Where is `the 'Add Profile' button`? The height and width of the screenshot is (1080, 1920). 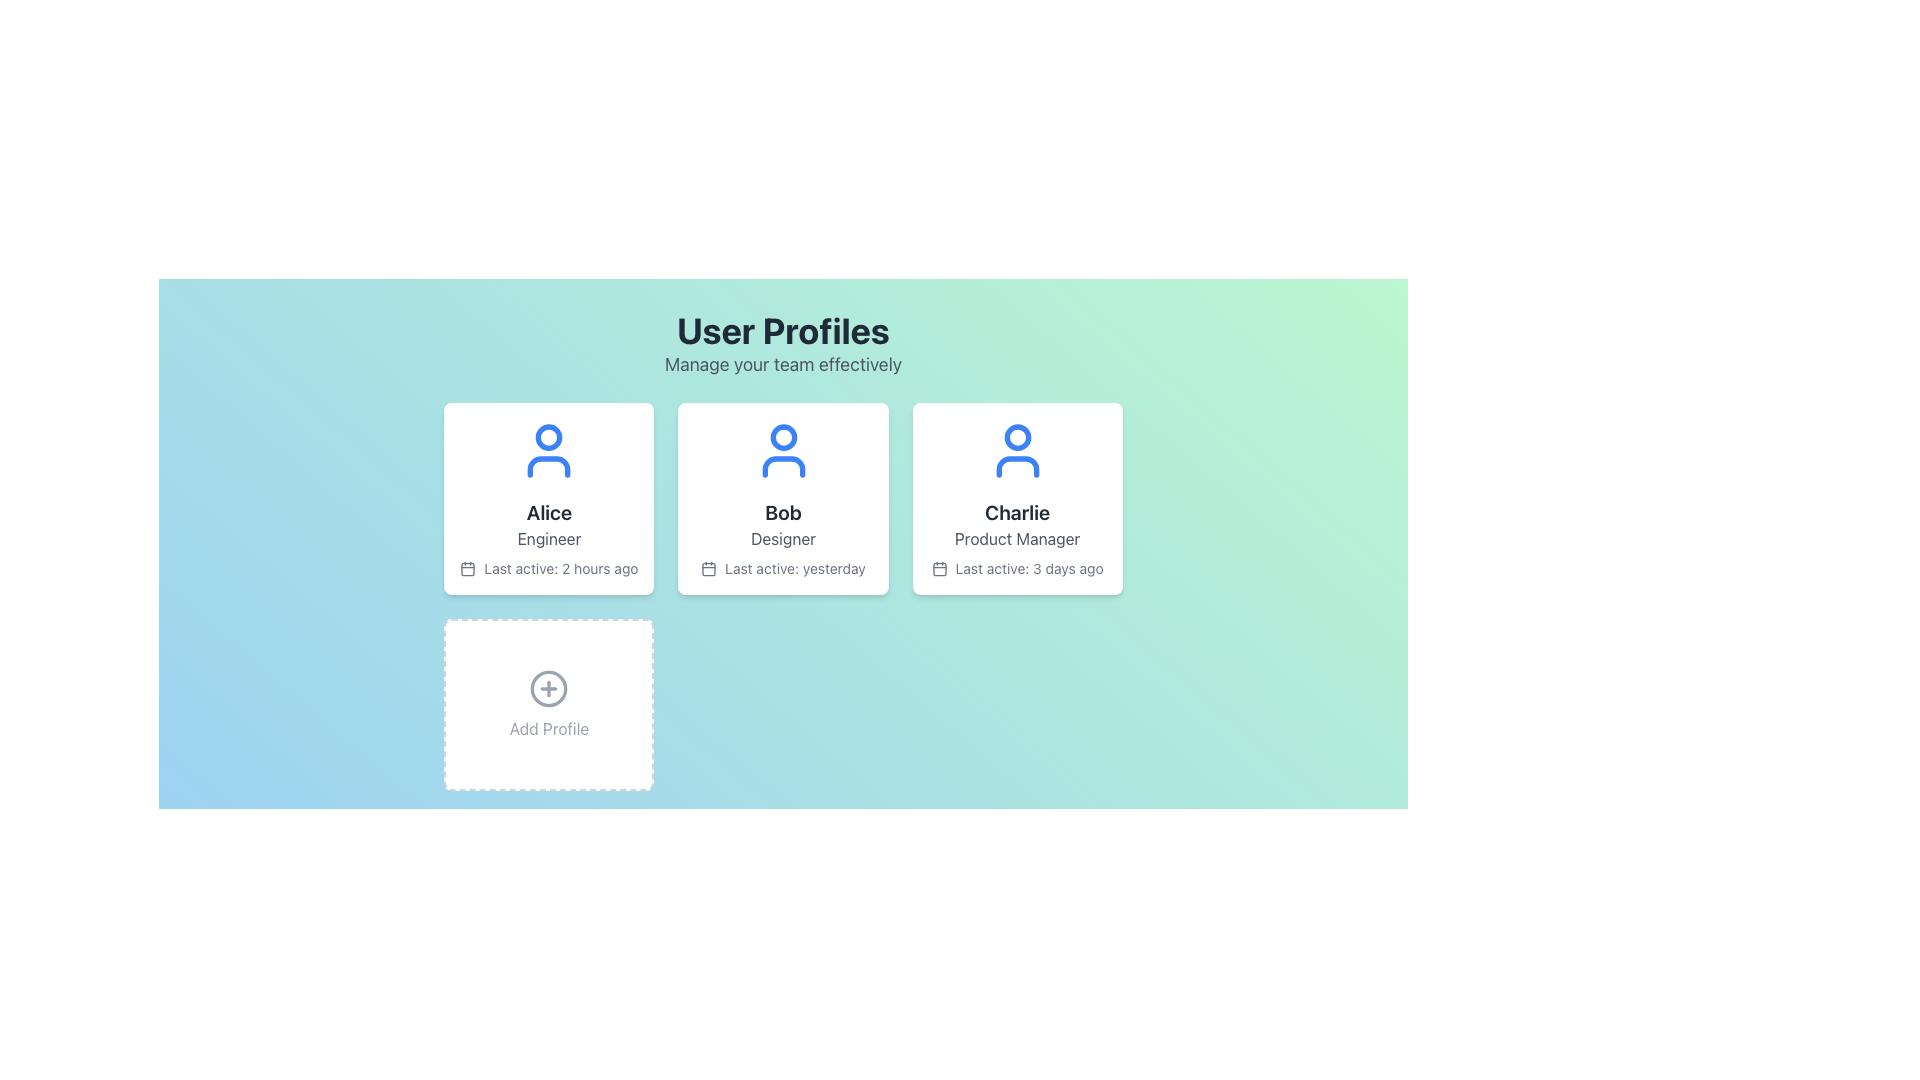 the 'Add Profile' button is located at coordinates (549, 688).